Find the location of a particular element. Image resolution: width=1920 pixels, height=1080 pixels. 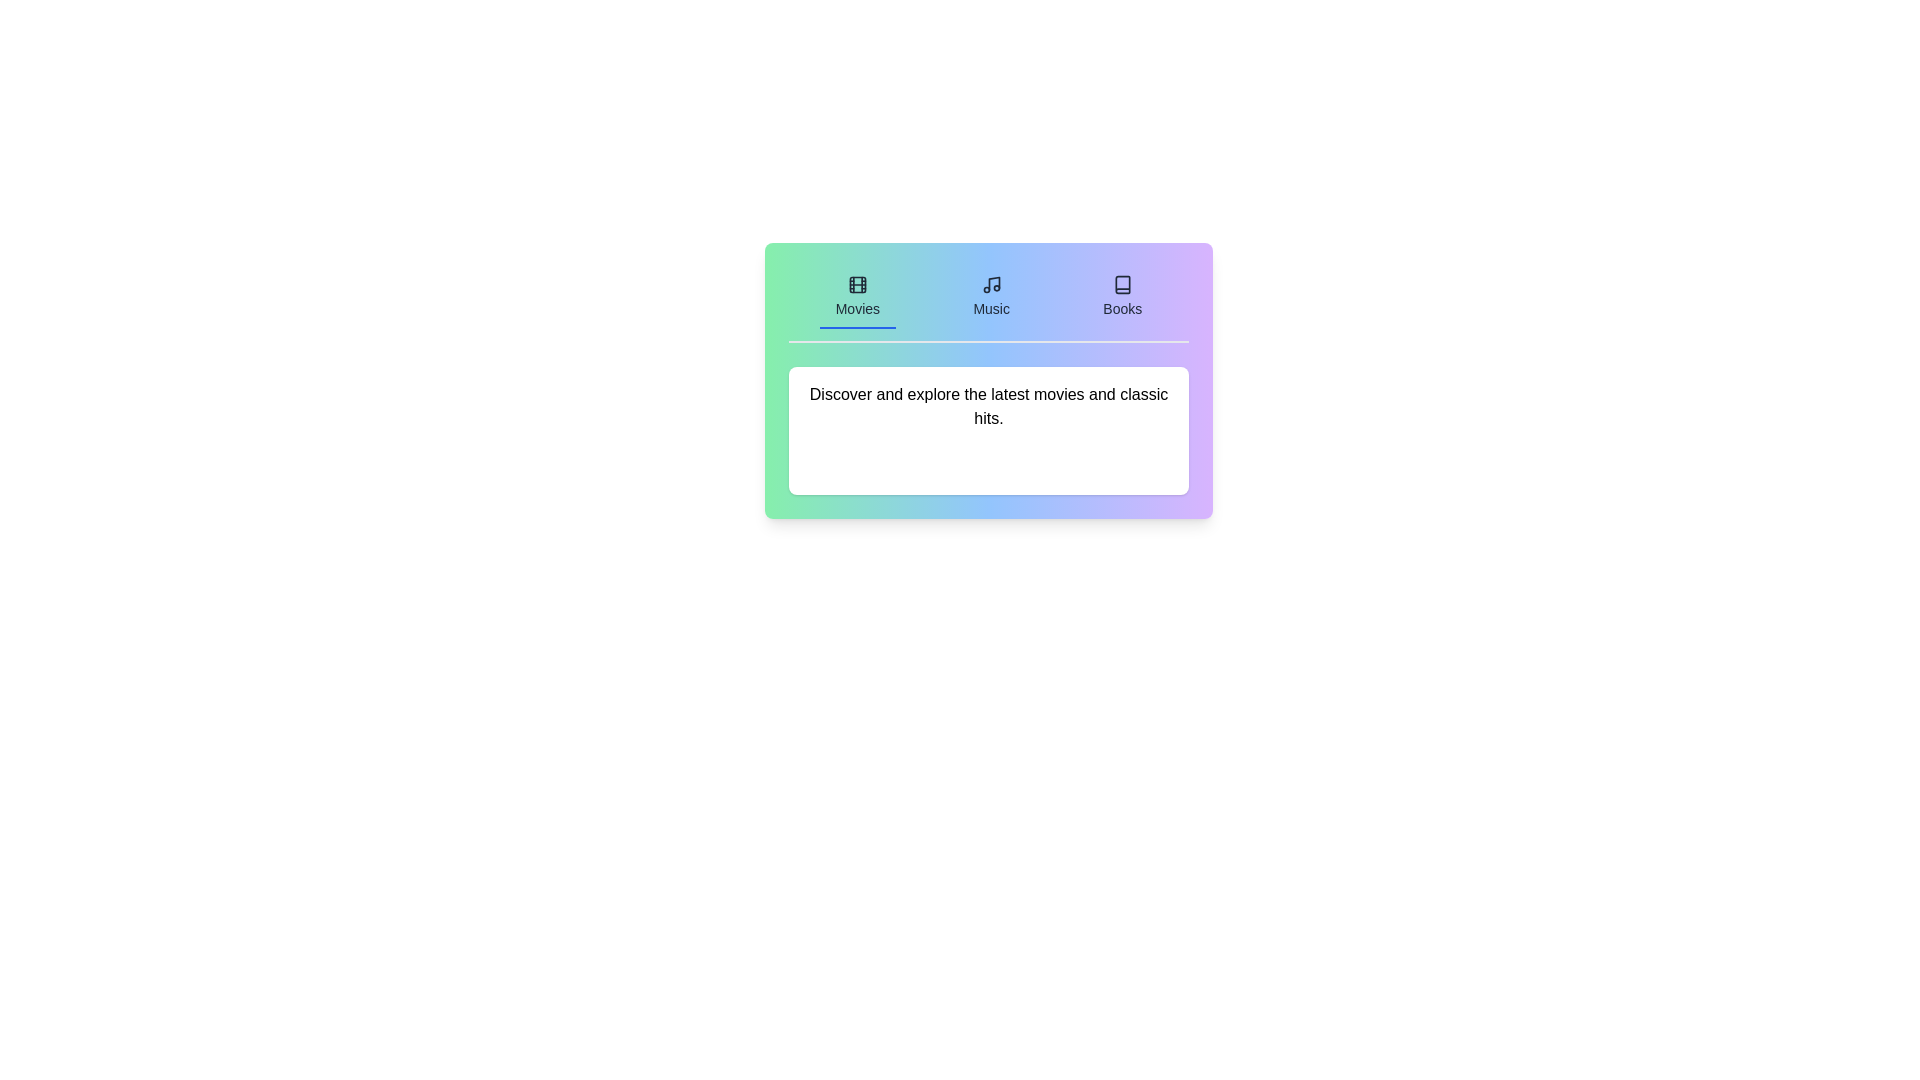

the Movies tab is located at coordinates (857, 297).